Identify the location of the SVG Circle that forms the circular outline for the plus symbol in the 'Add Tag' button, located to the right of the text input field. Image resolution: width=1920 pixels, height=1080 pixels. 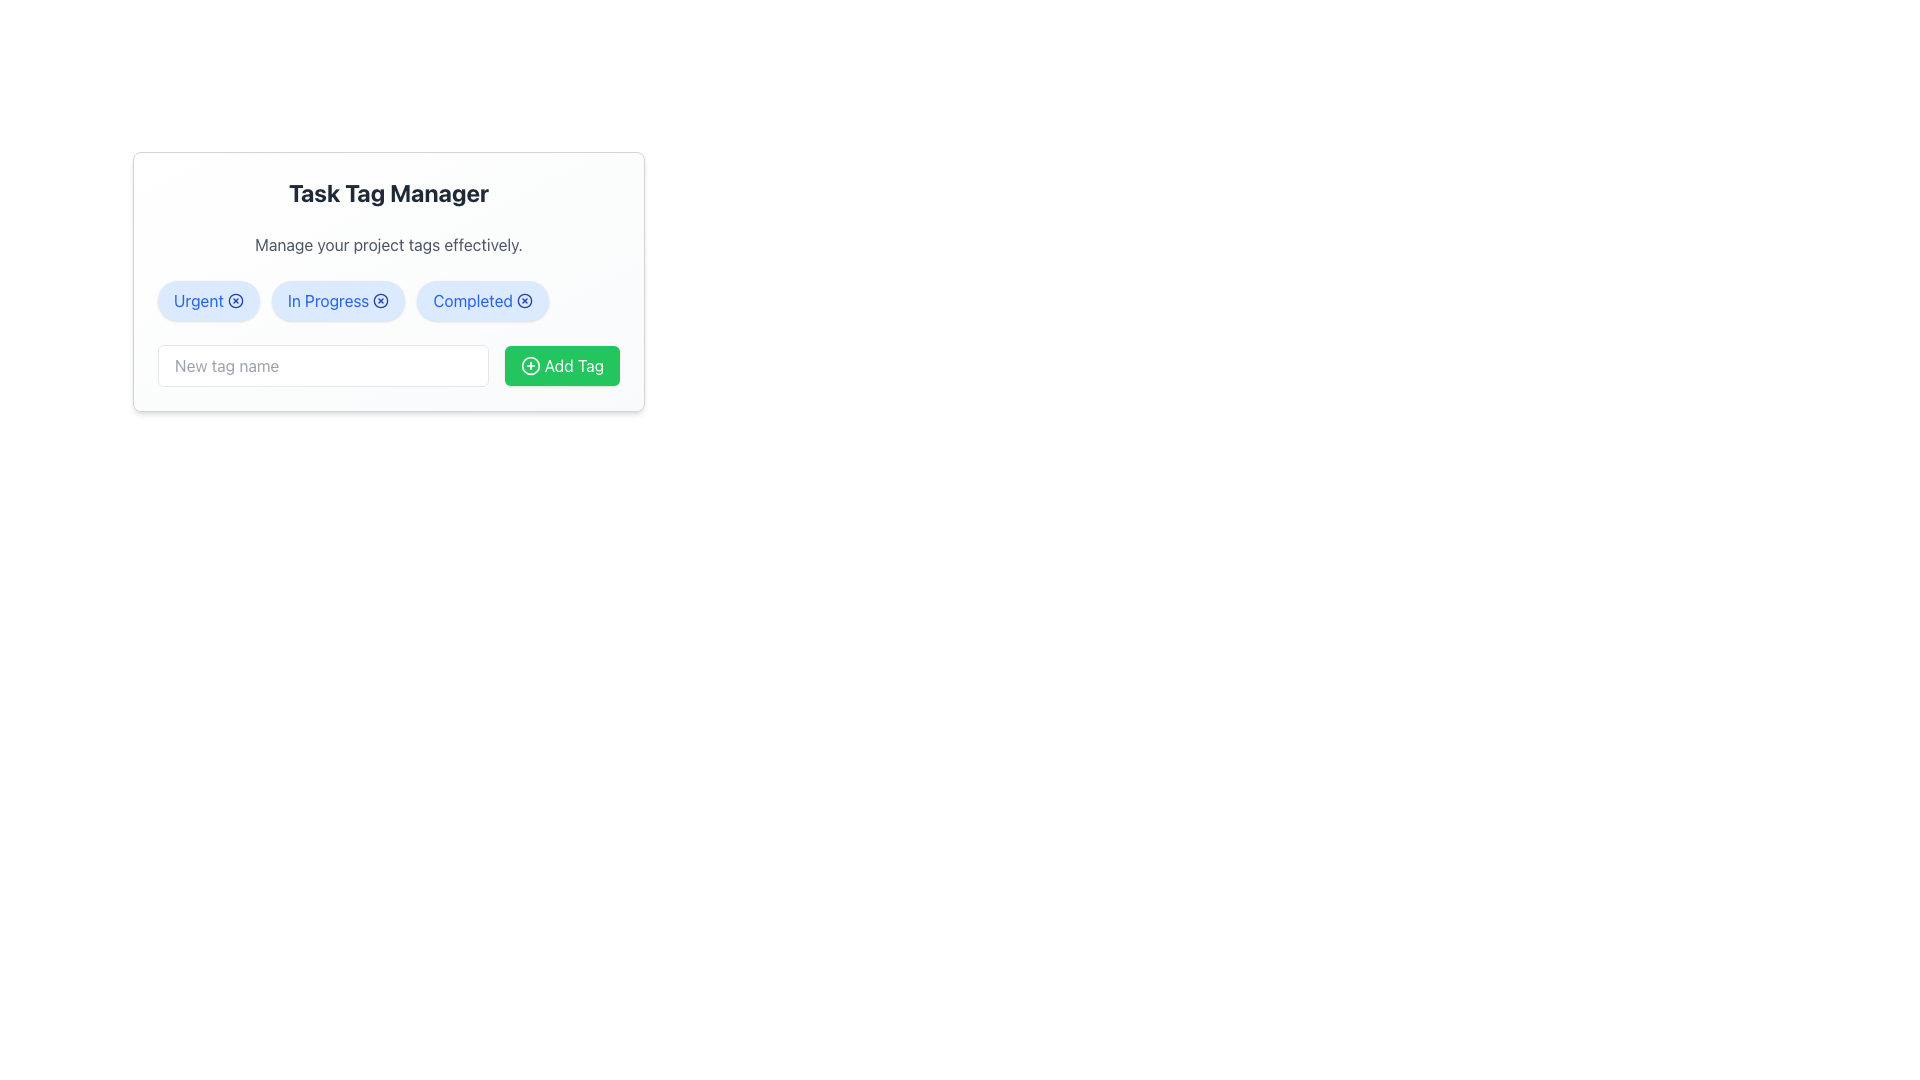
(530, 366).